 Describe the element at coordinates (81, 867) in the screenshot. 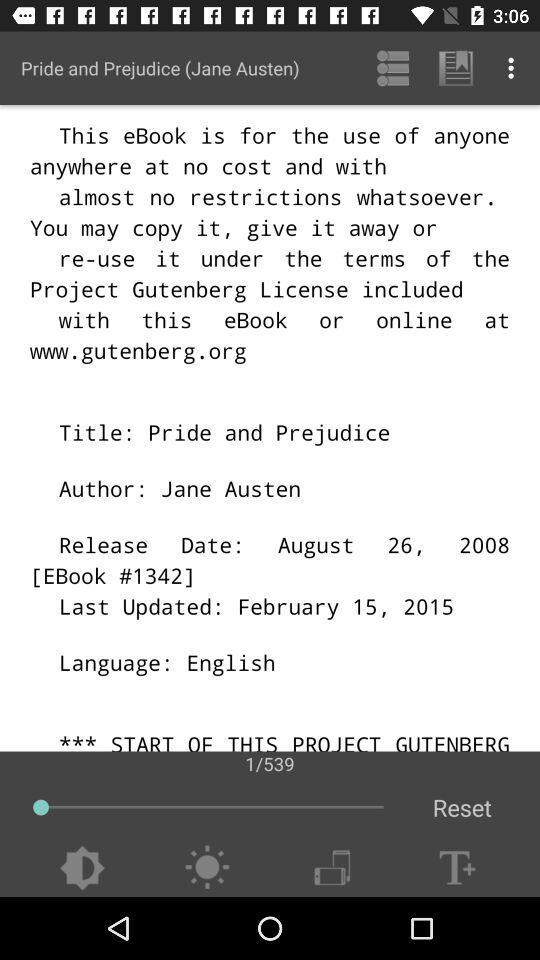

I see `item at the bottom left corner` at that location.